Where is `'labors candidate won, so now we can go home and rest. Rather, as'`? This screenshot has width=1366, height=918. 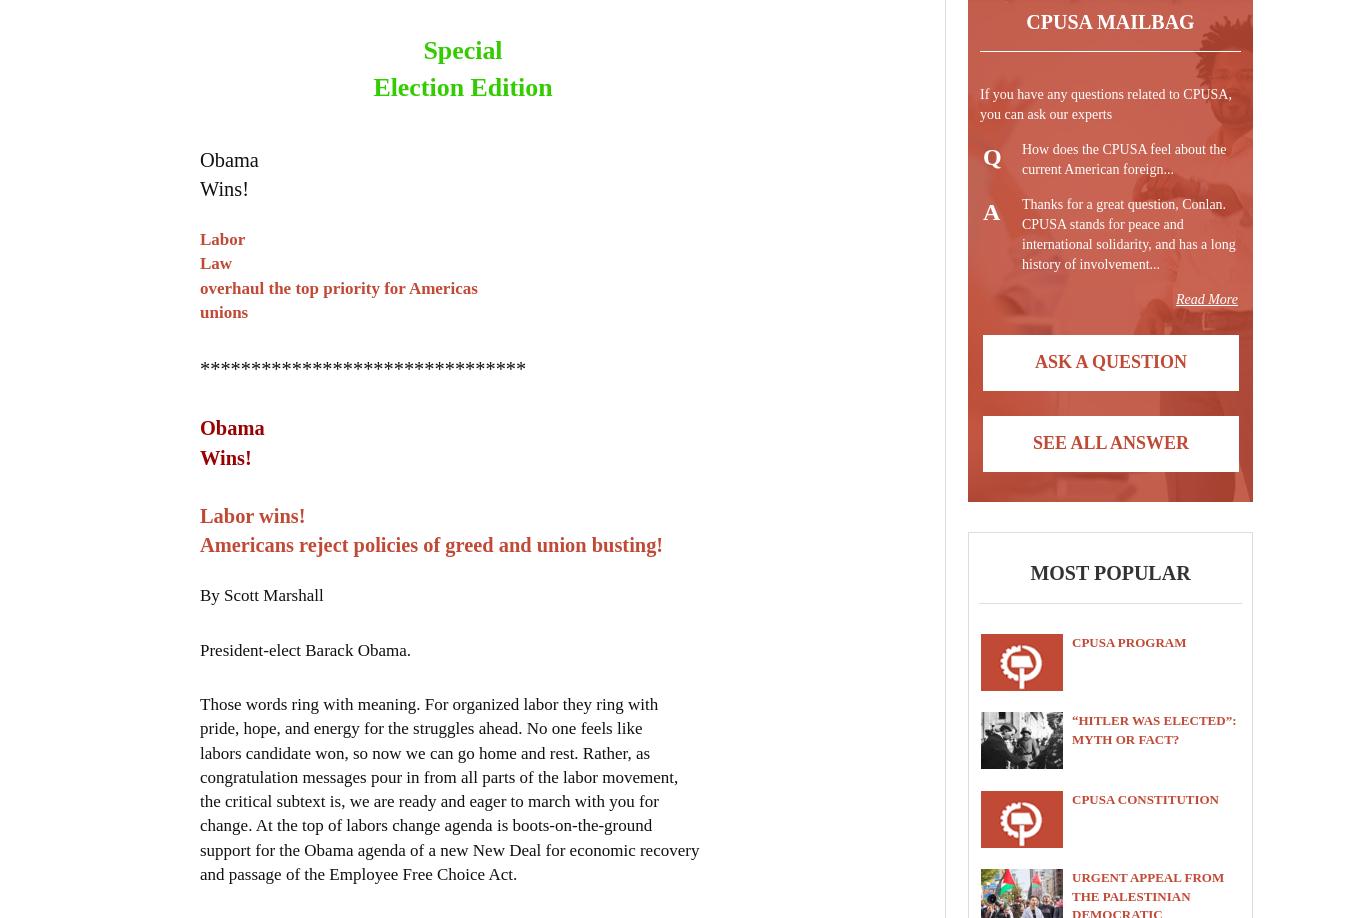 'labors candidate won, so now we can go home and rest. Rather, as' is located at coordinates (423, 750).